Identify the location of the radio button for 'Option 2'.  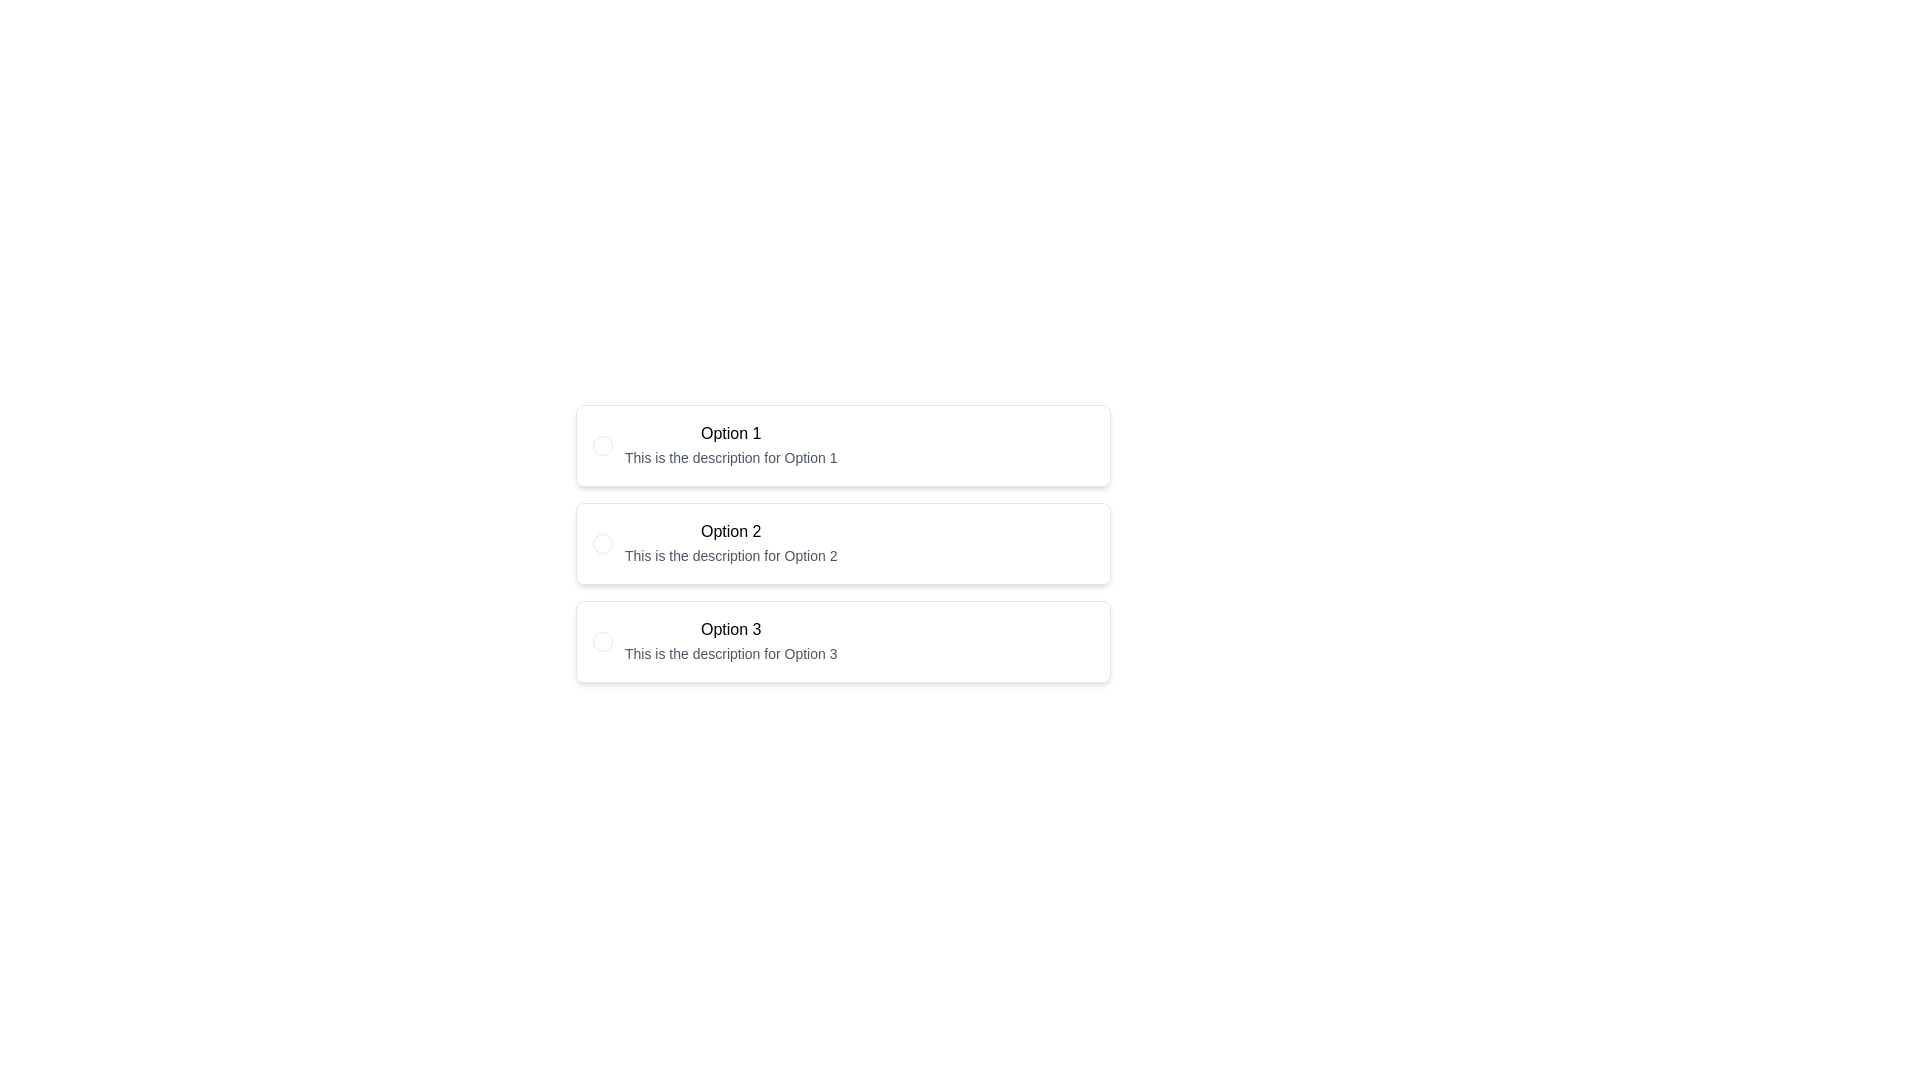
(602, 543).